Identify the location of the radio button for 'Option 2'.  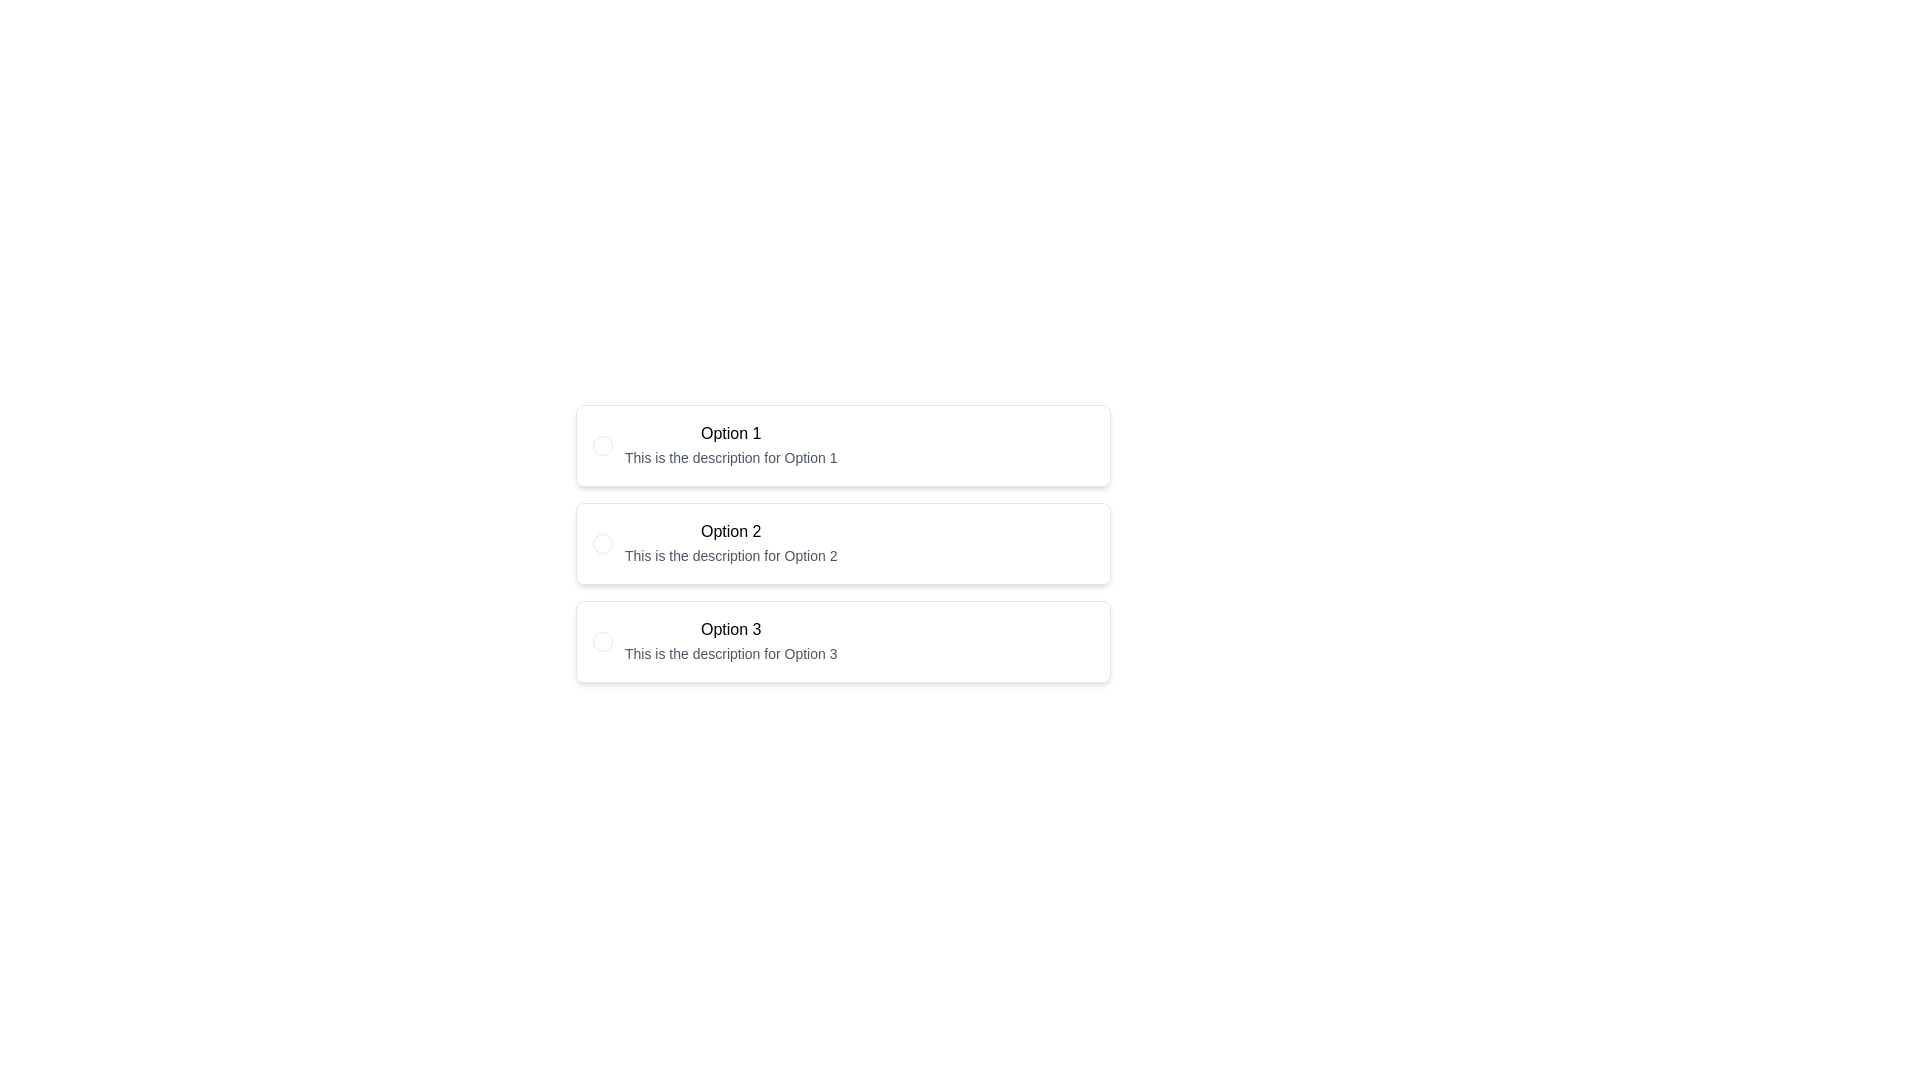
(602, 543).